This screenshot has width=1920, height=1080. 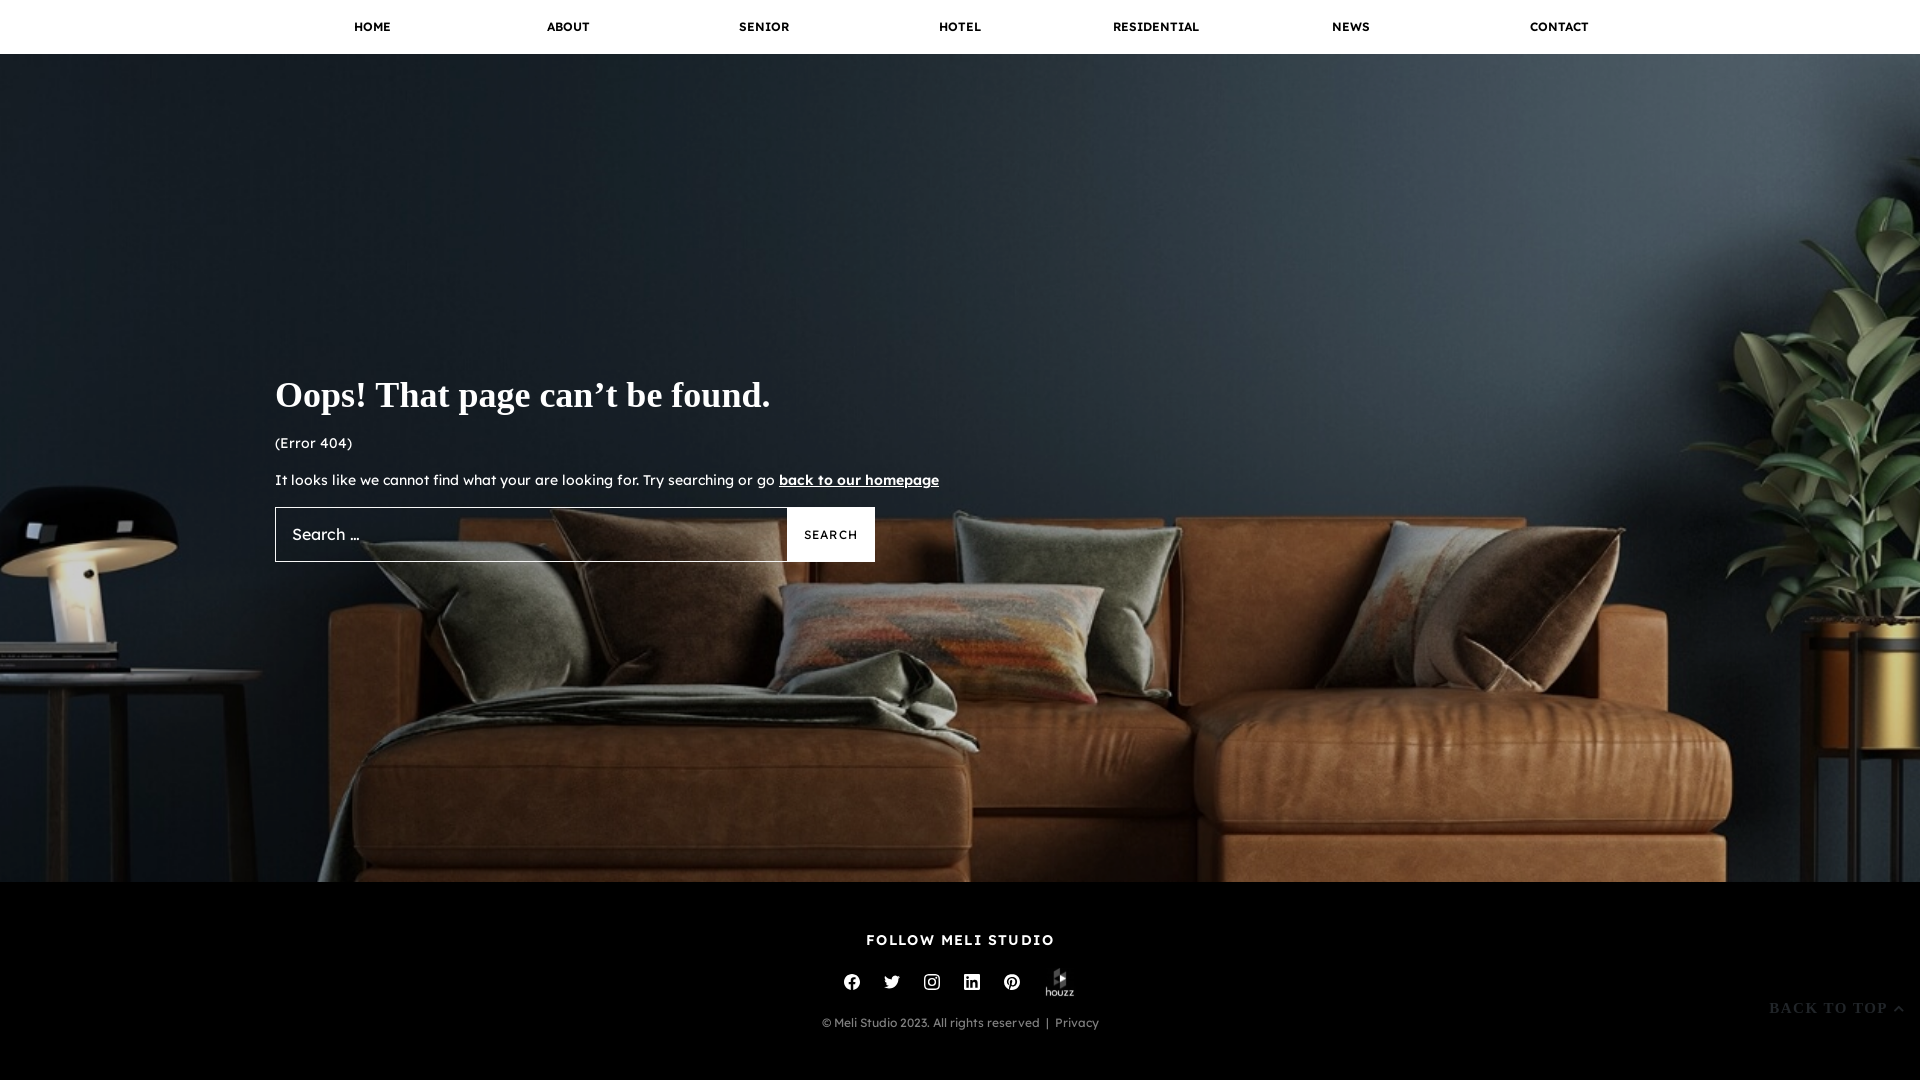 What do you see at coordinates (1828, 1008) in the screenshot?
I see `'BACK TO TOP'` at bounding box center [1828, 1008].